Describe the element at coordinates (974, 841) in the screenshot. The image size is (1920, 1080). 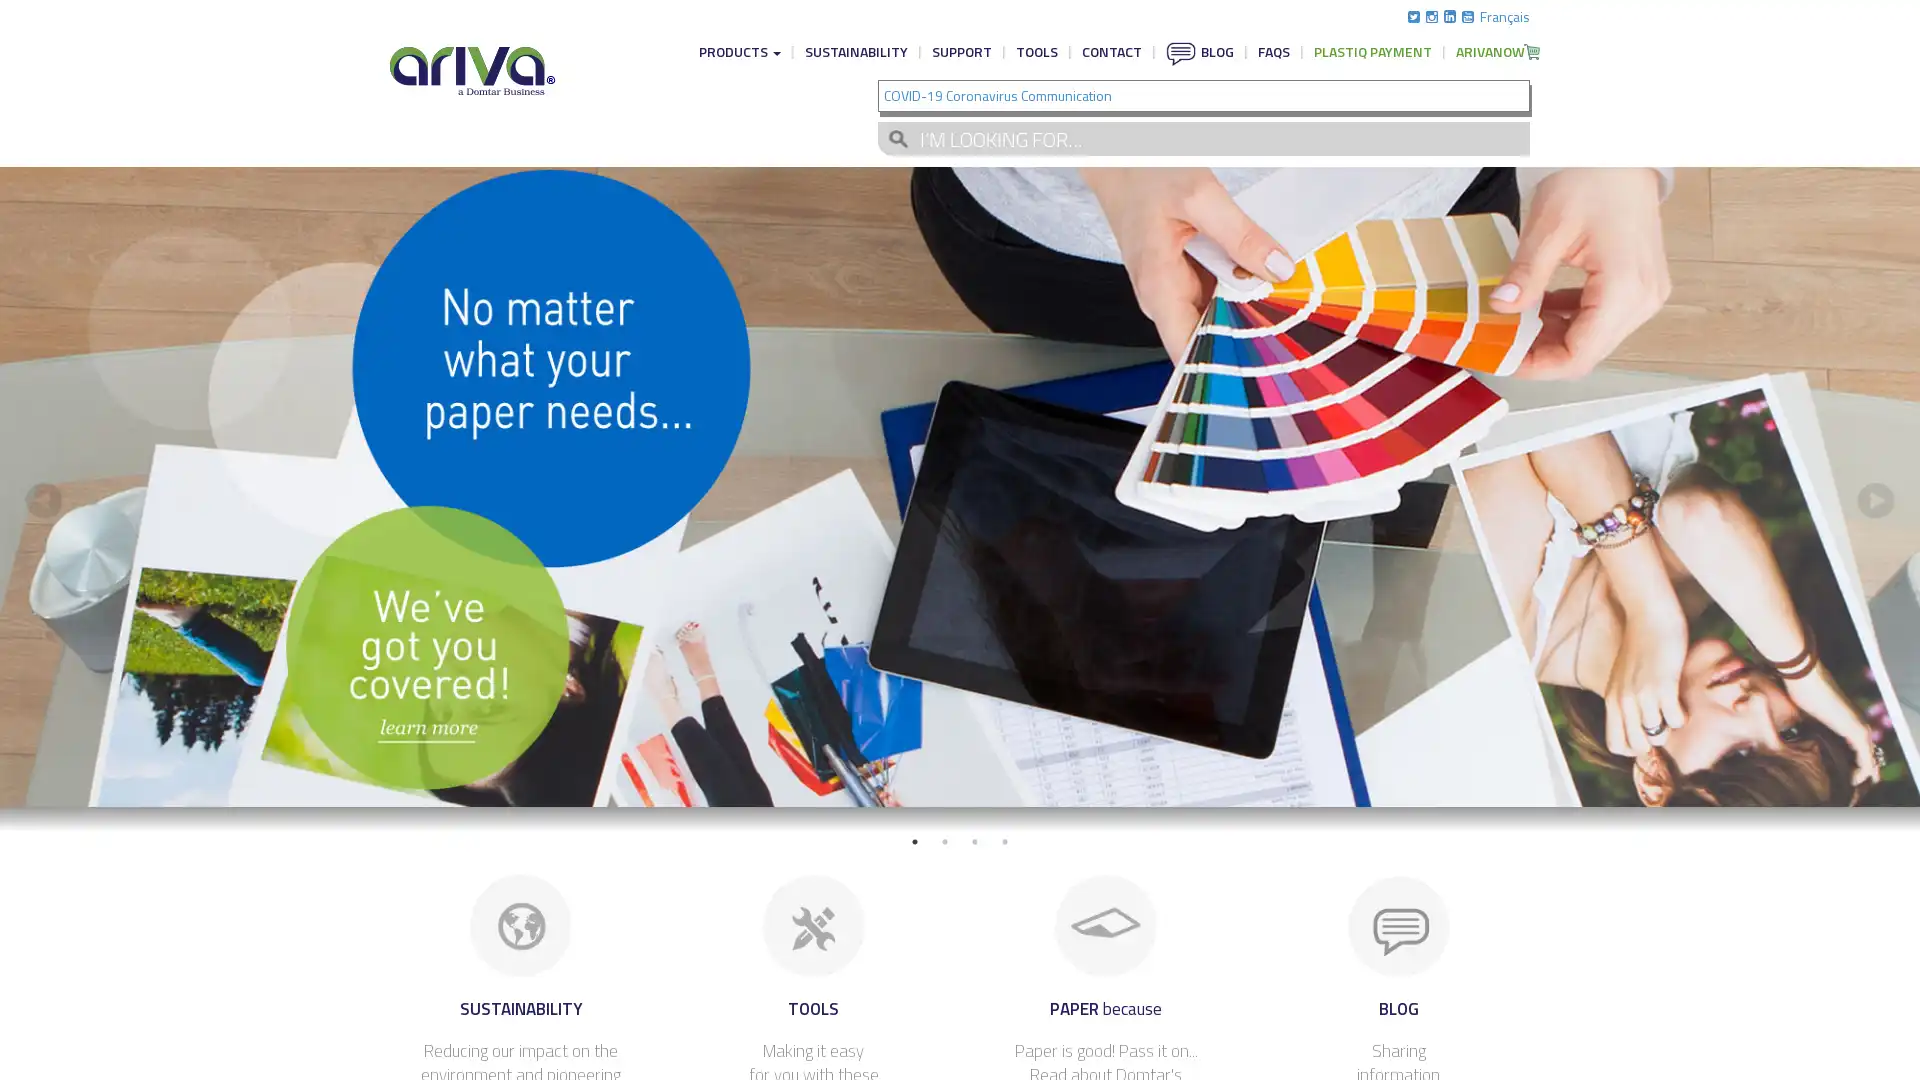
I see `3` at that location.